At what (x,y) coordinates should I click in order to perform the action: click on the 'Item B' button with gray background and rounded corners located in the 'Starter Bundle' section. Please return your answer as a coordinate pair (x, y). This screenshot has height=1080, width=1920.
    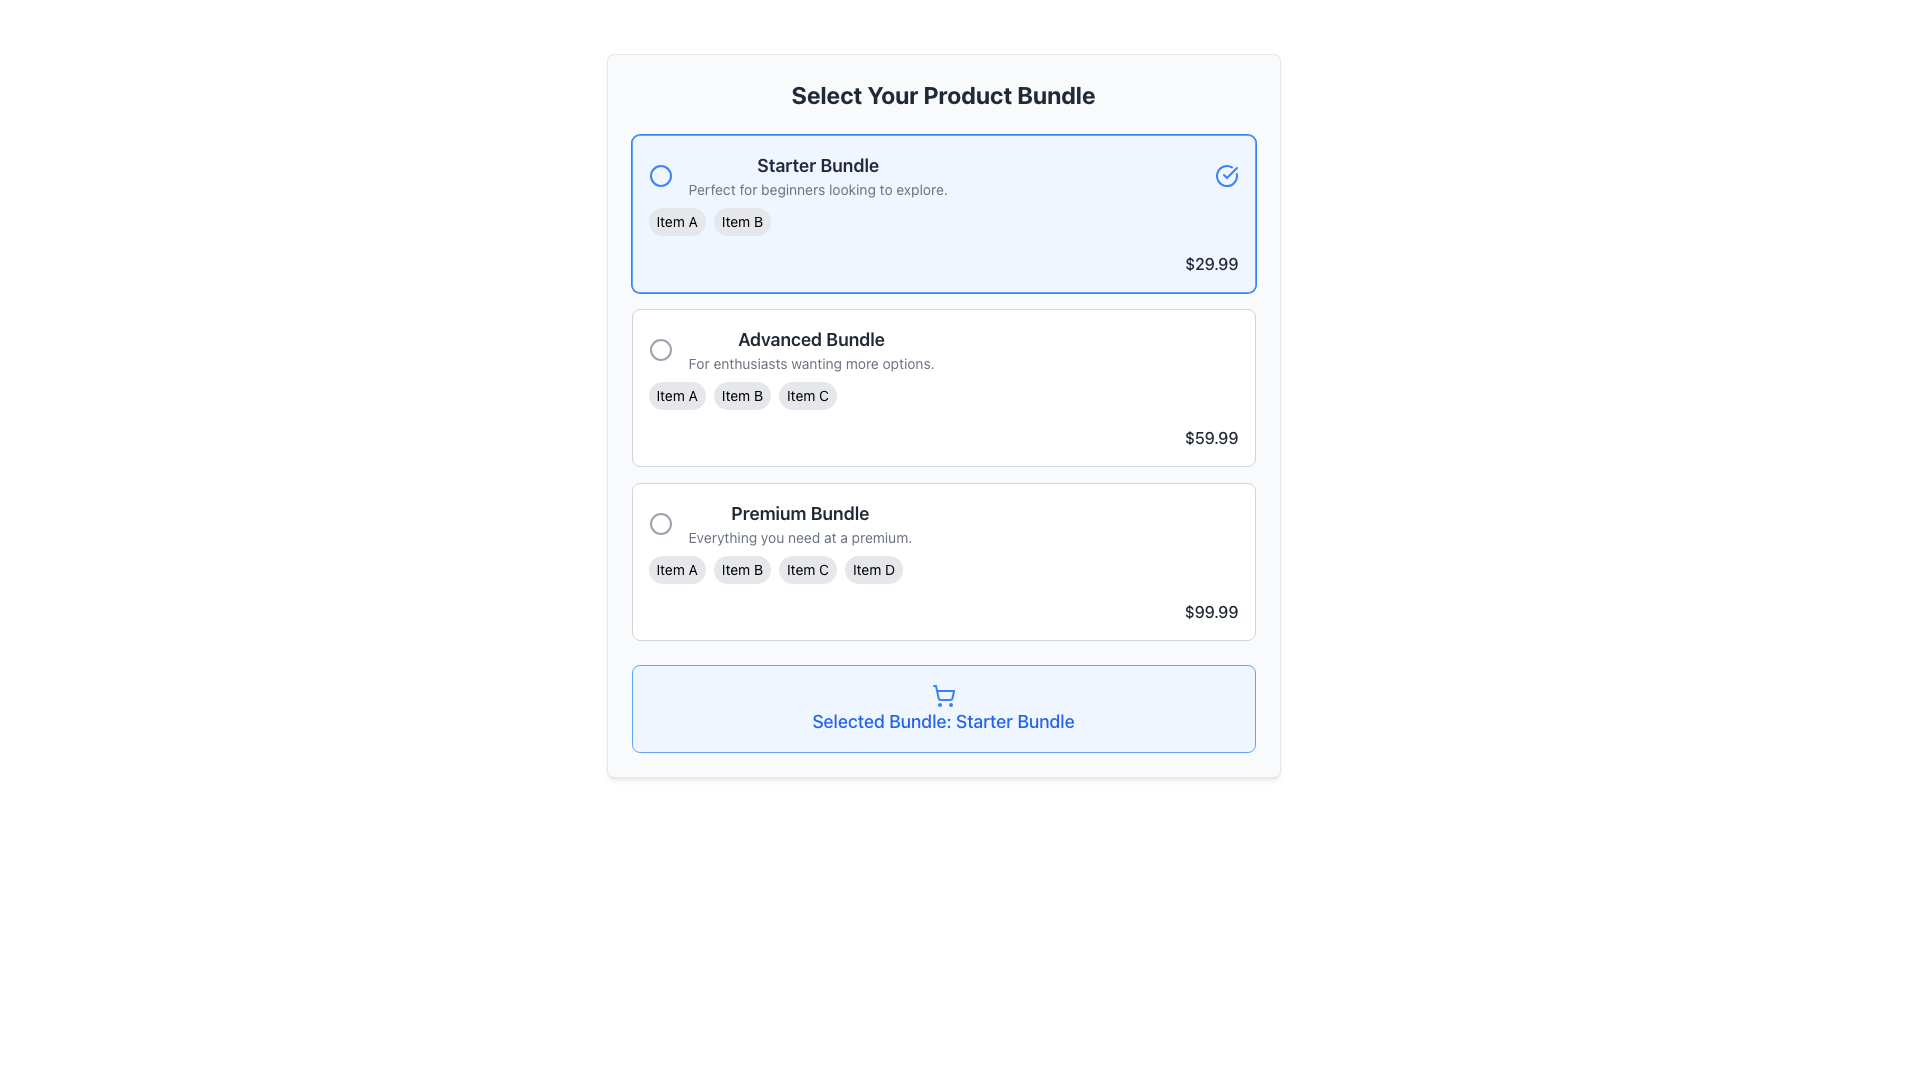
    Looking at the image, I should click on (741, 222).